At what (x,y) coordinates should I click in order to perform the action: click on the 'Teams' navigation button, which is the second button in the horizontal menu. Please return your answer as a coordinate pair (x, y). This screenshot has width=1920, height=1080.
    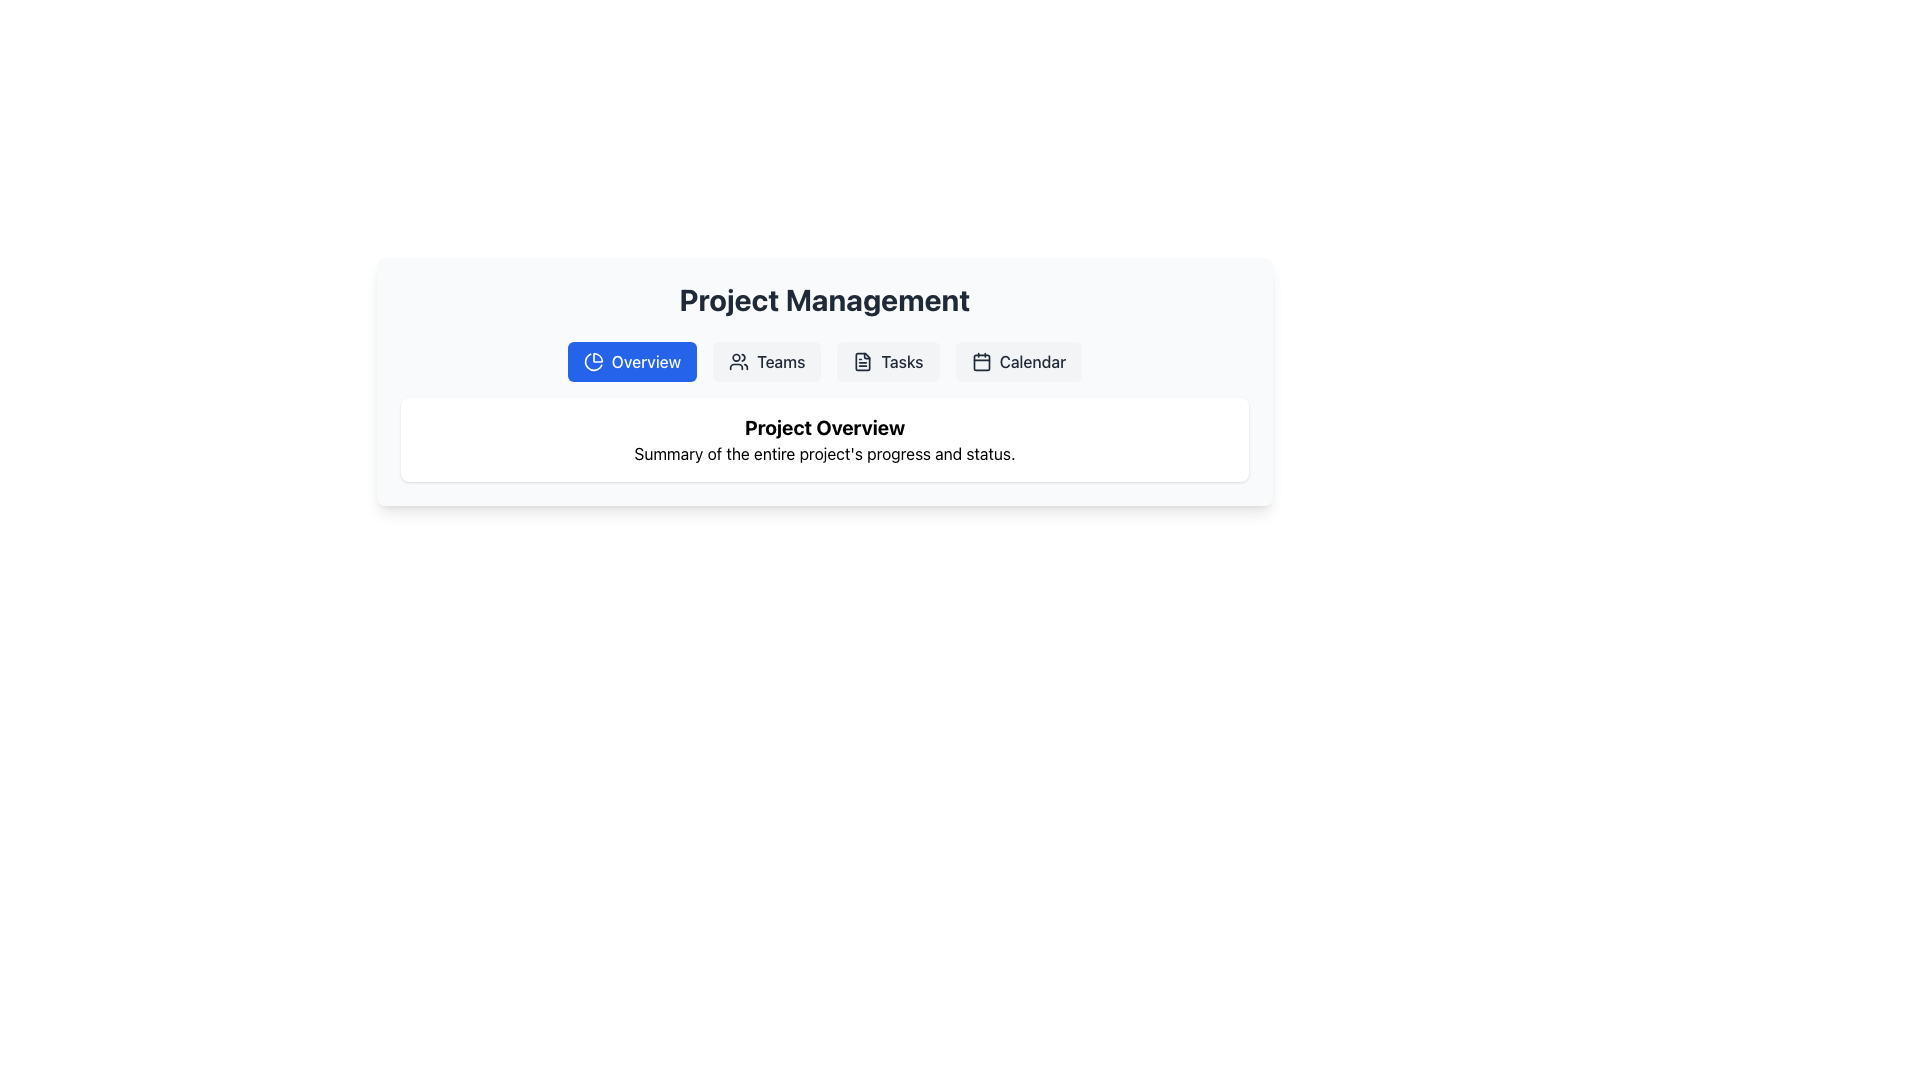
    Looking at the image, I should click on (766, 362).